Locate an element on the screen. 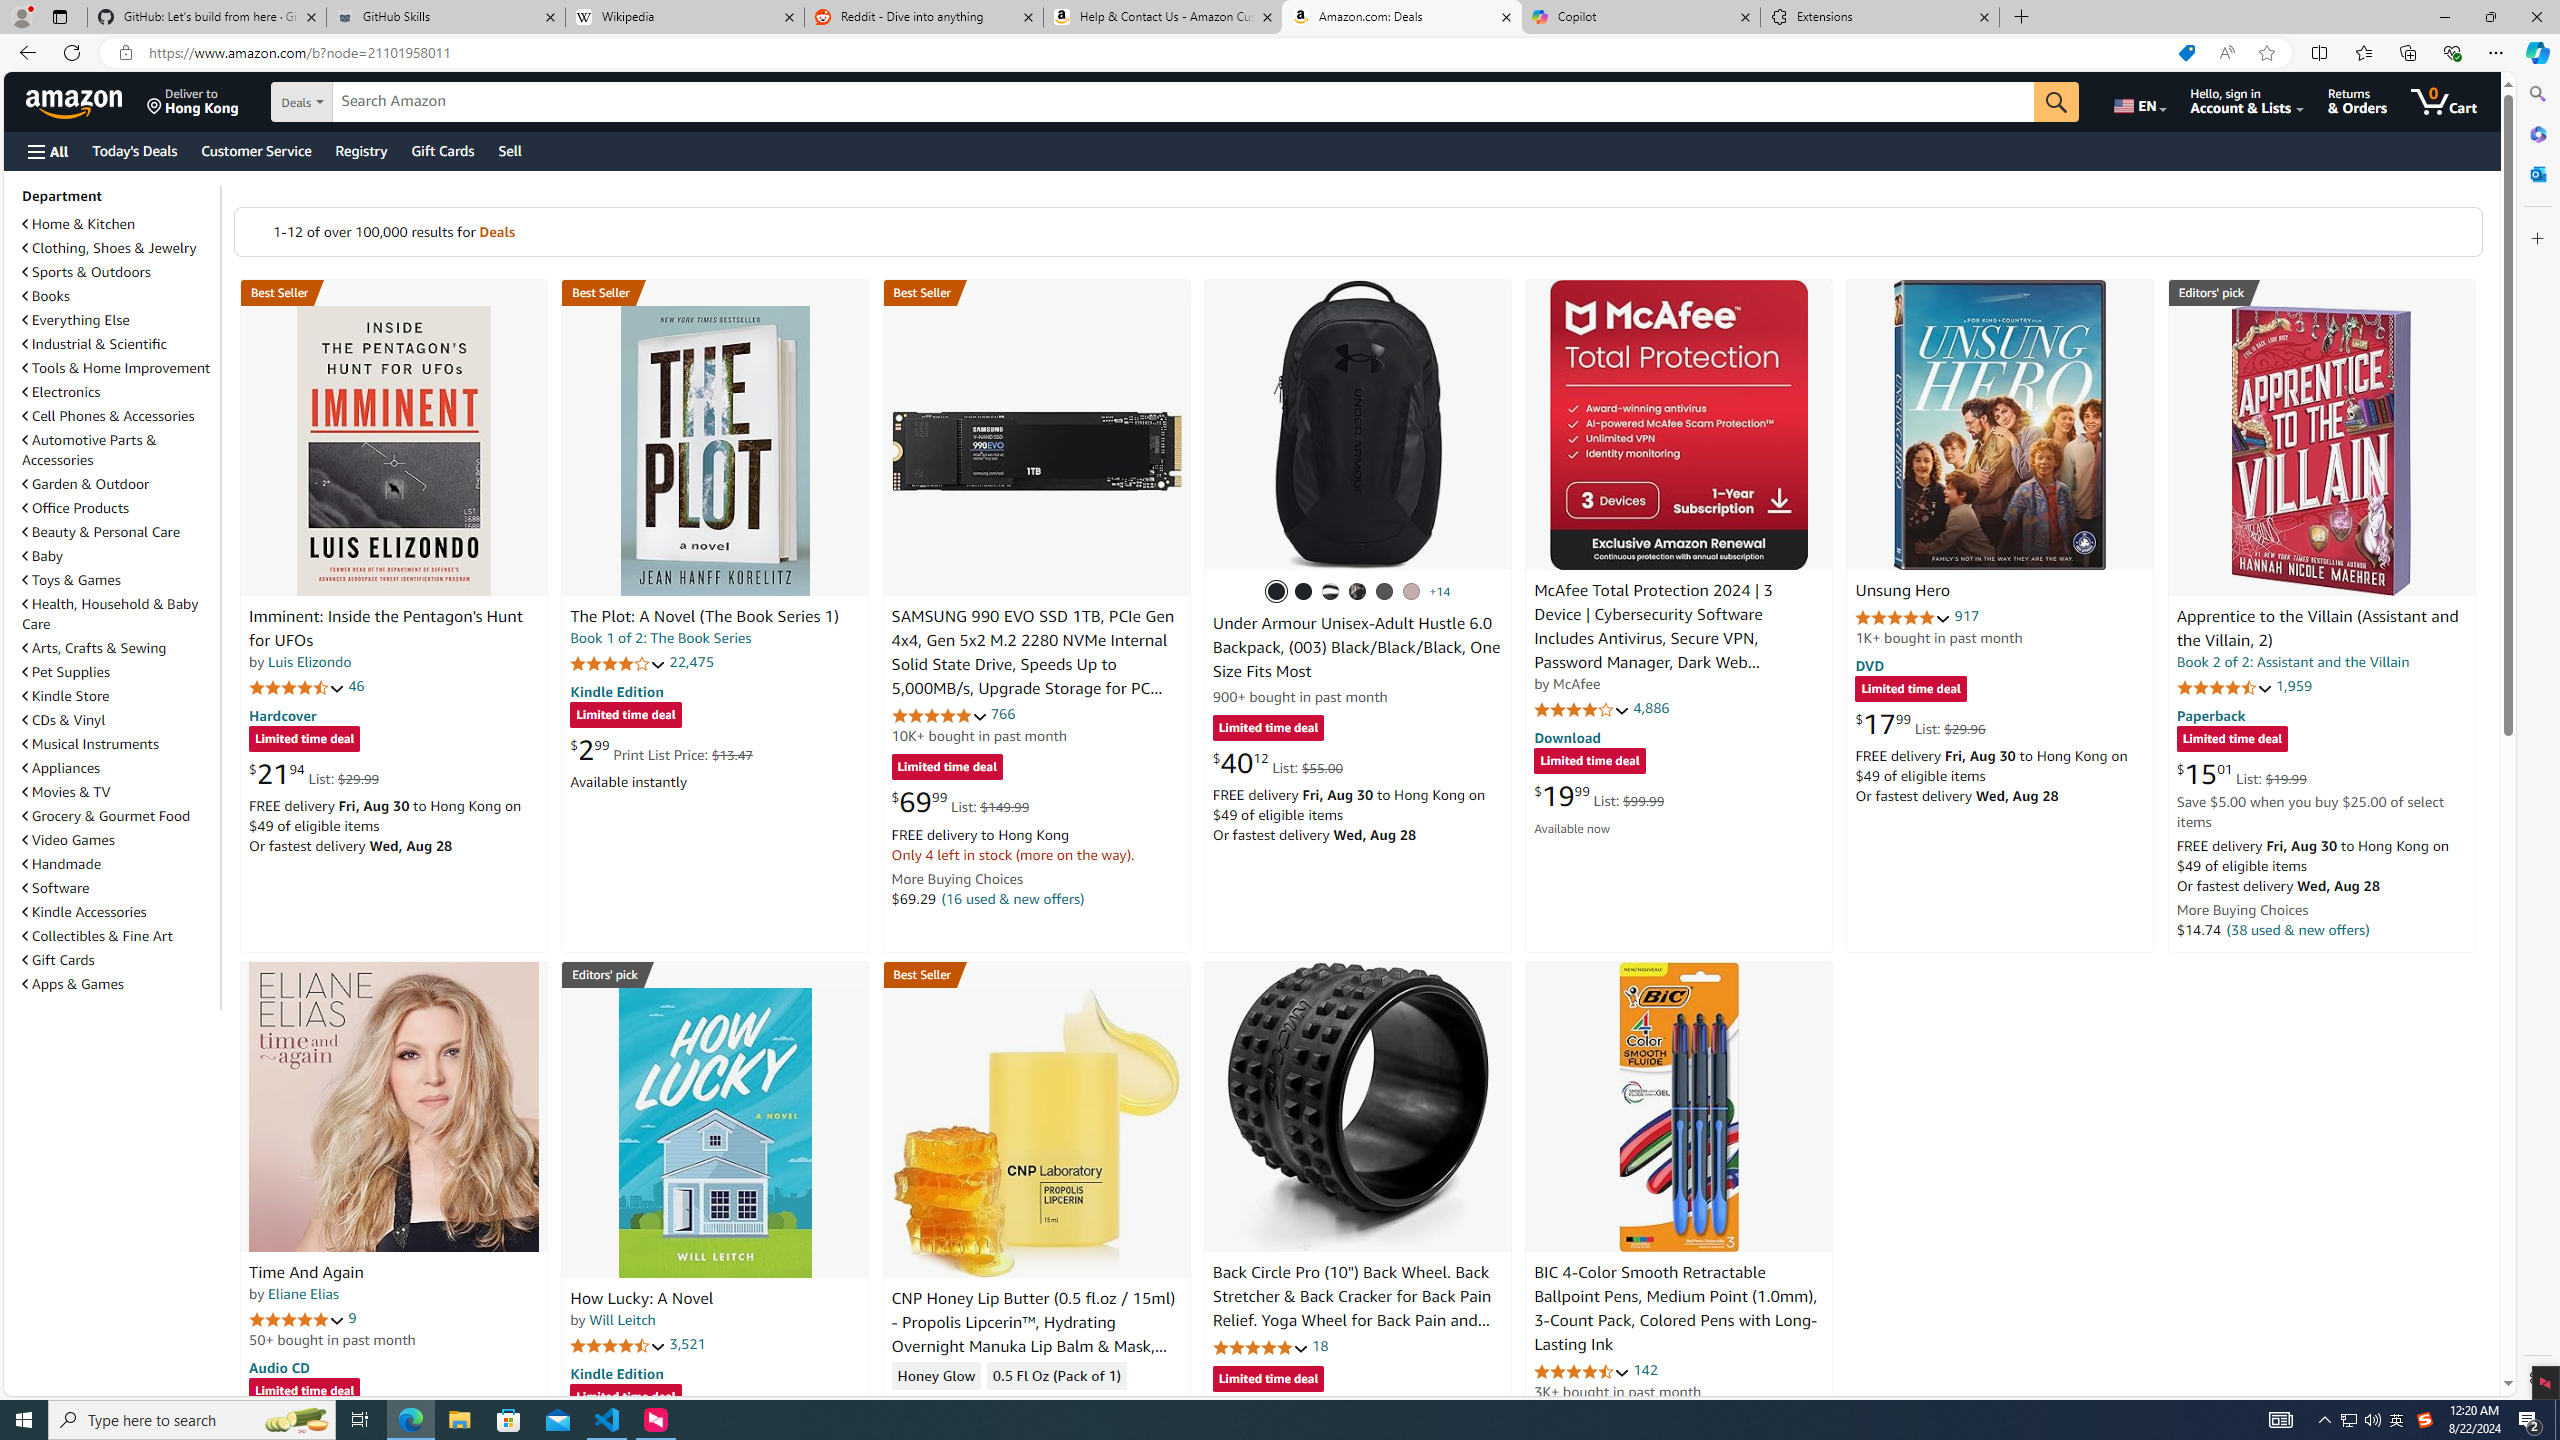 Image resolution: width=2560 pixels, height=1440 pixels. 'Microsoft 365' is located at coordinates (2535, 134).